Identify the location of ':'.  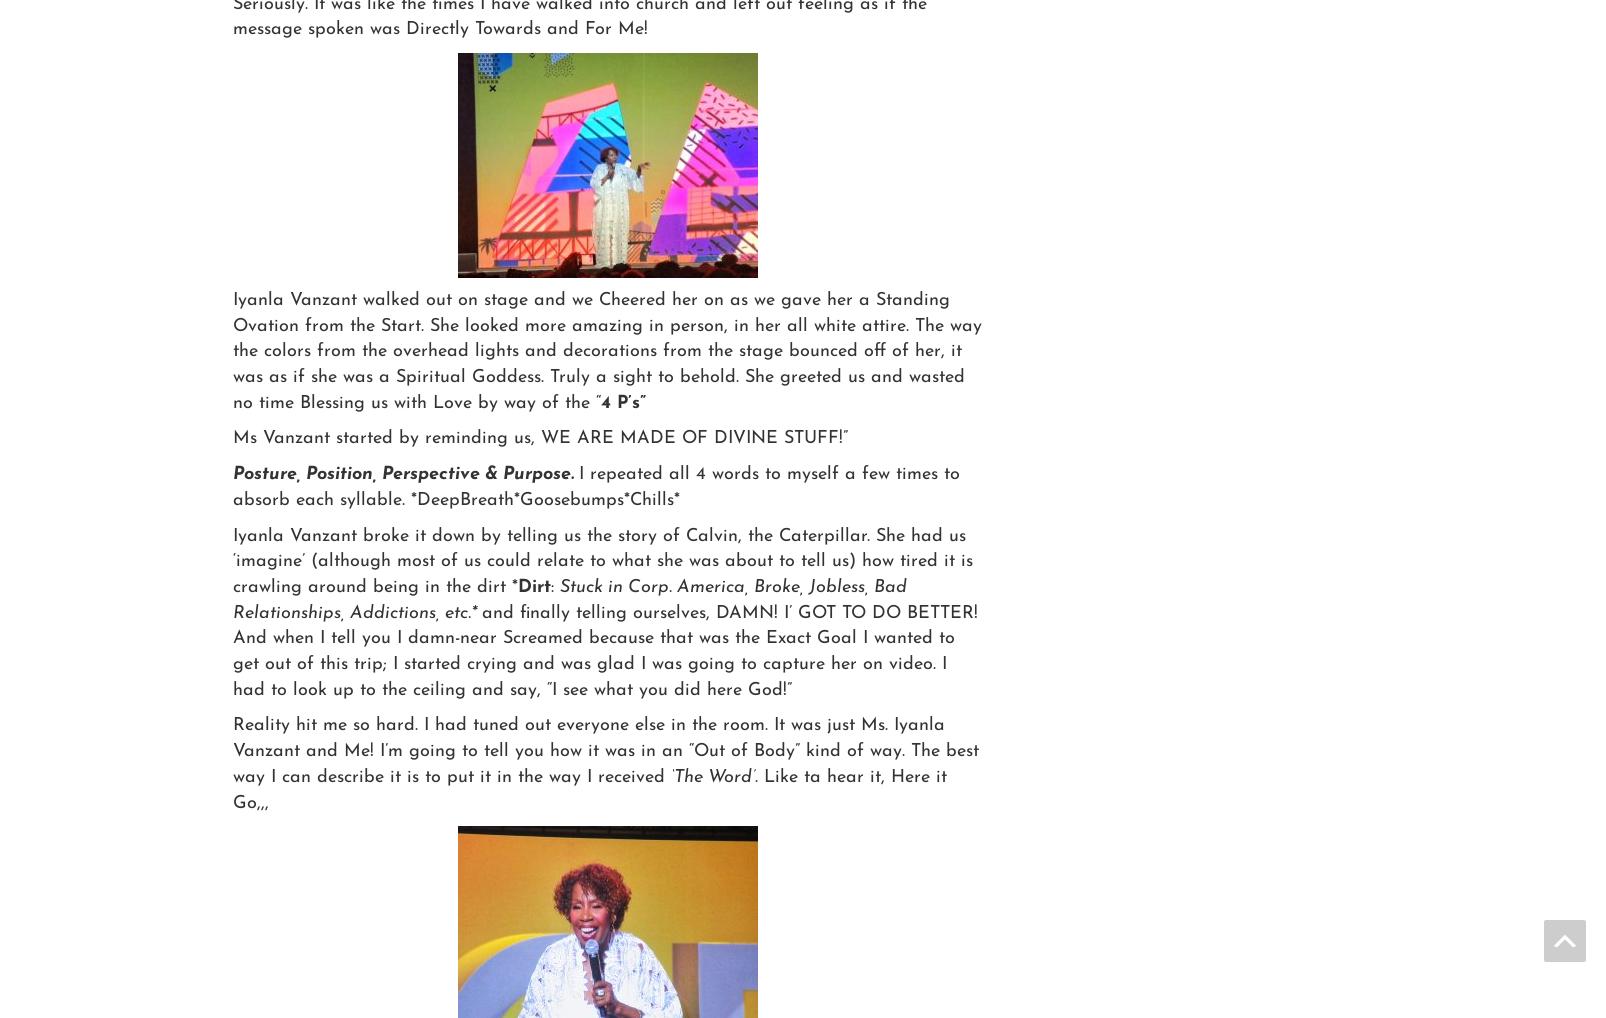
(554, 586).